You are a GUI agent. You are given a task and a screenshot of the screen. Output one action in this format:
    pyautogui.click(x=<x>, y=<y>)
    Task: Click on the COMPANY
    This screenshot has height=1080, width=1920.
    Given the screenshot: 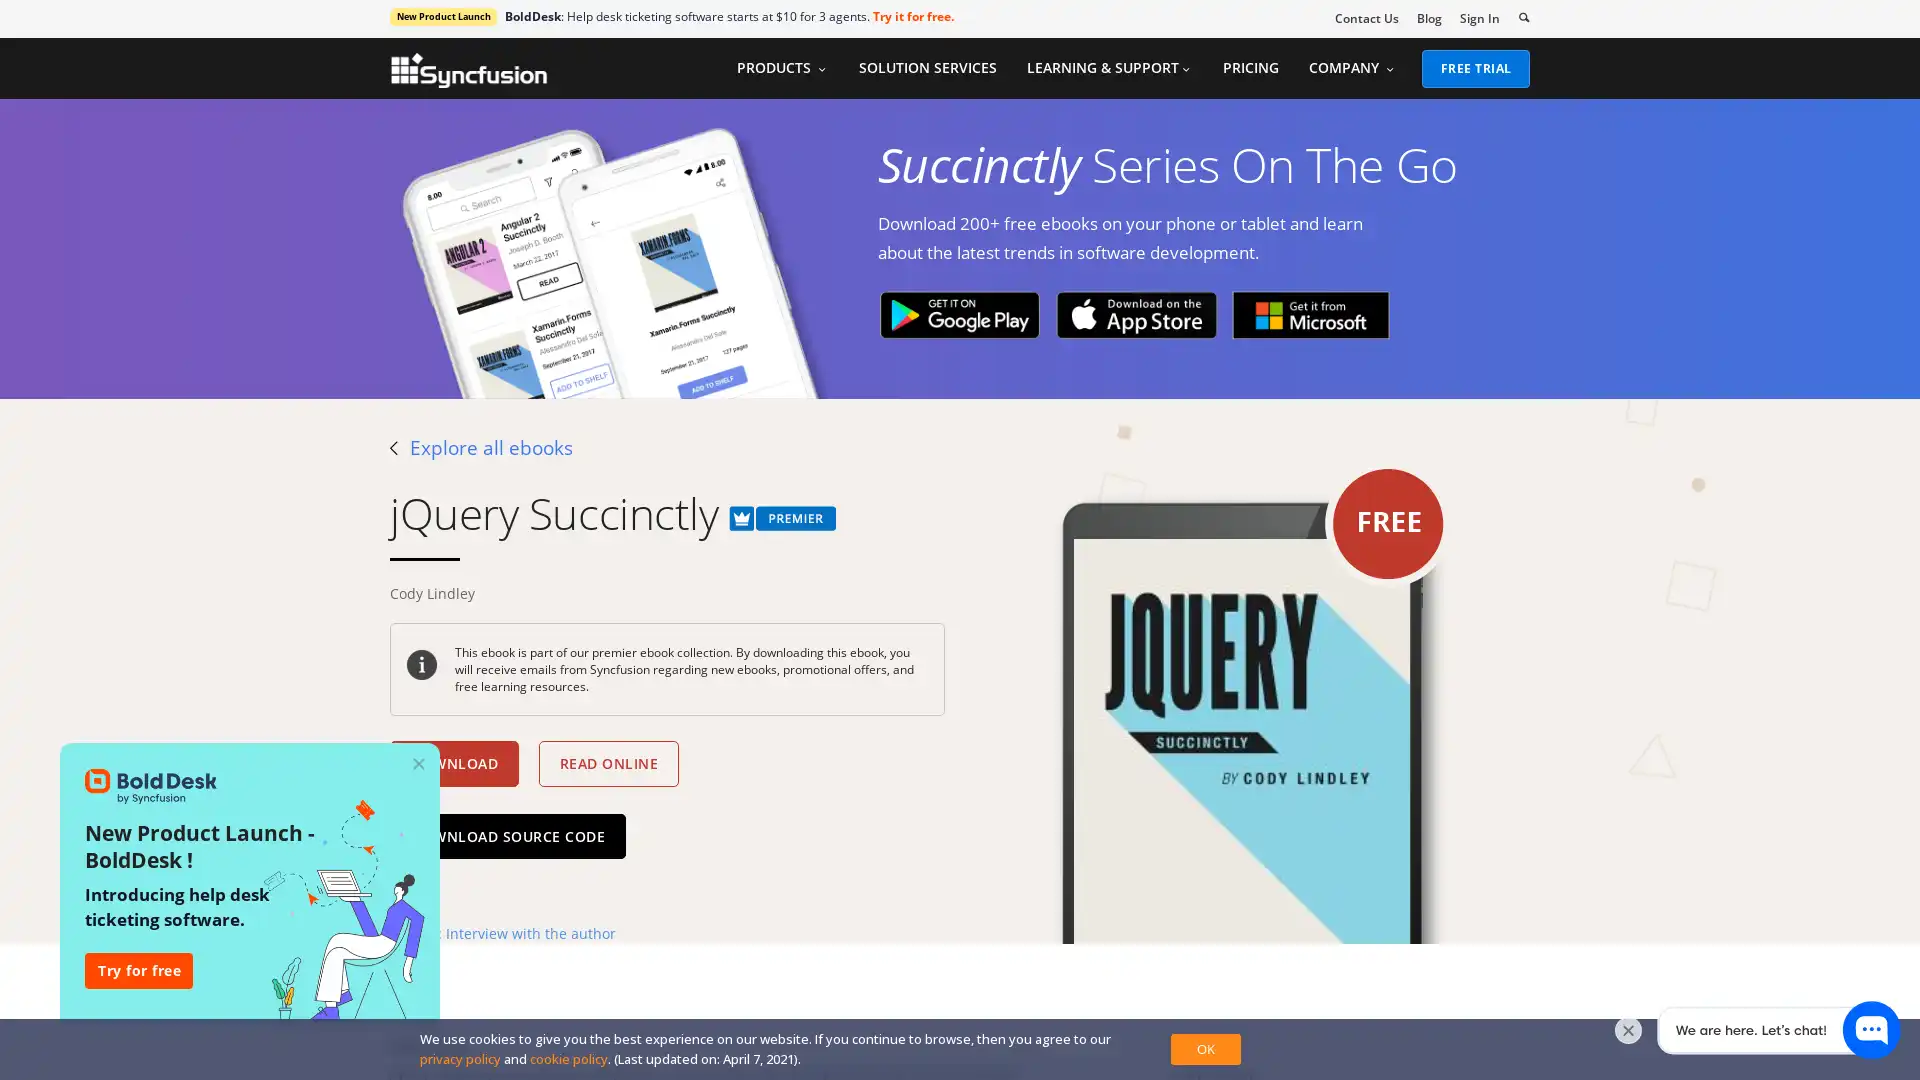 What is the action you would take?
    pyautogui.click(x=1352, y=67)
    